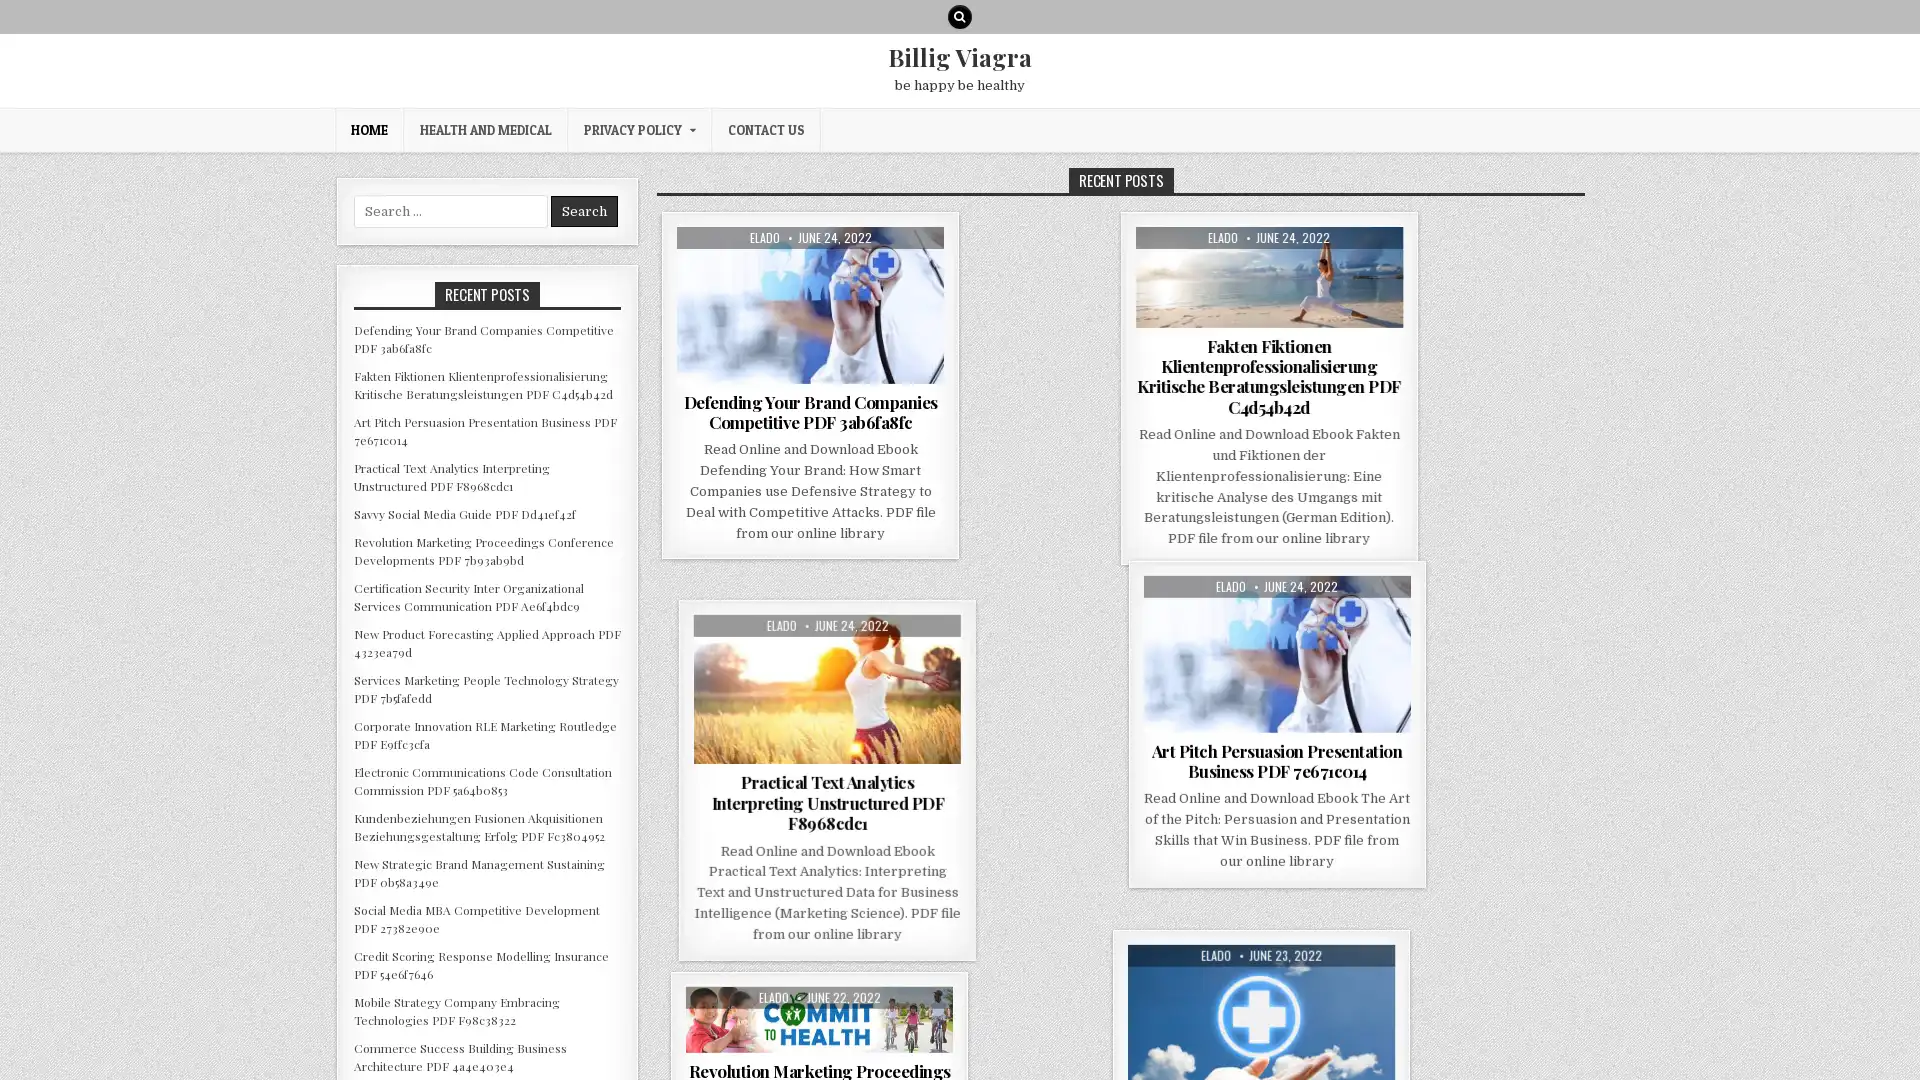 Image resolution: width=1920 pixels, height=1080 pixels. Describe the element at coordinates (583, 211) in the screenshot. I see `Search` at that location.